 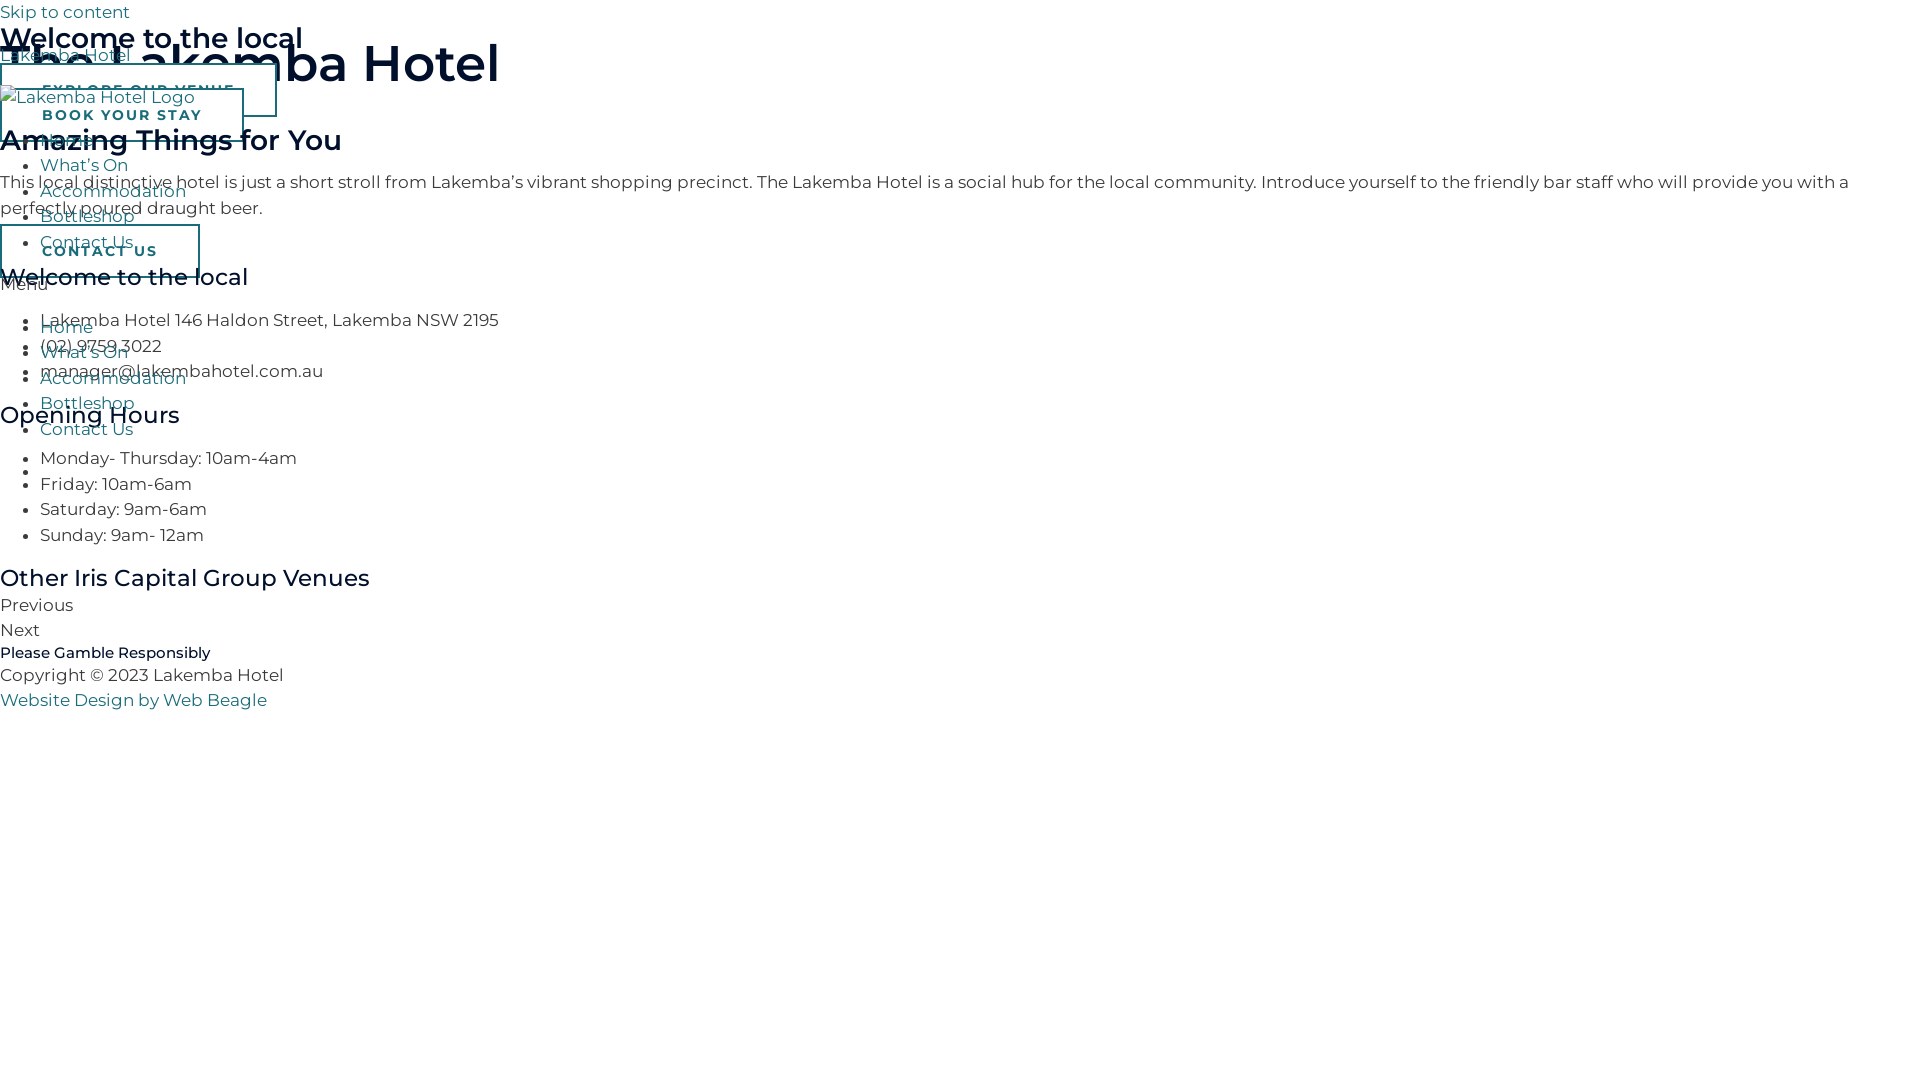 I want to click on 'Accommodation', so click(x=112, y=189).